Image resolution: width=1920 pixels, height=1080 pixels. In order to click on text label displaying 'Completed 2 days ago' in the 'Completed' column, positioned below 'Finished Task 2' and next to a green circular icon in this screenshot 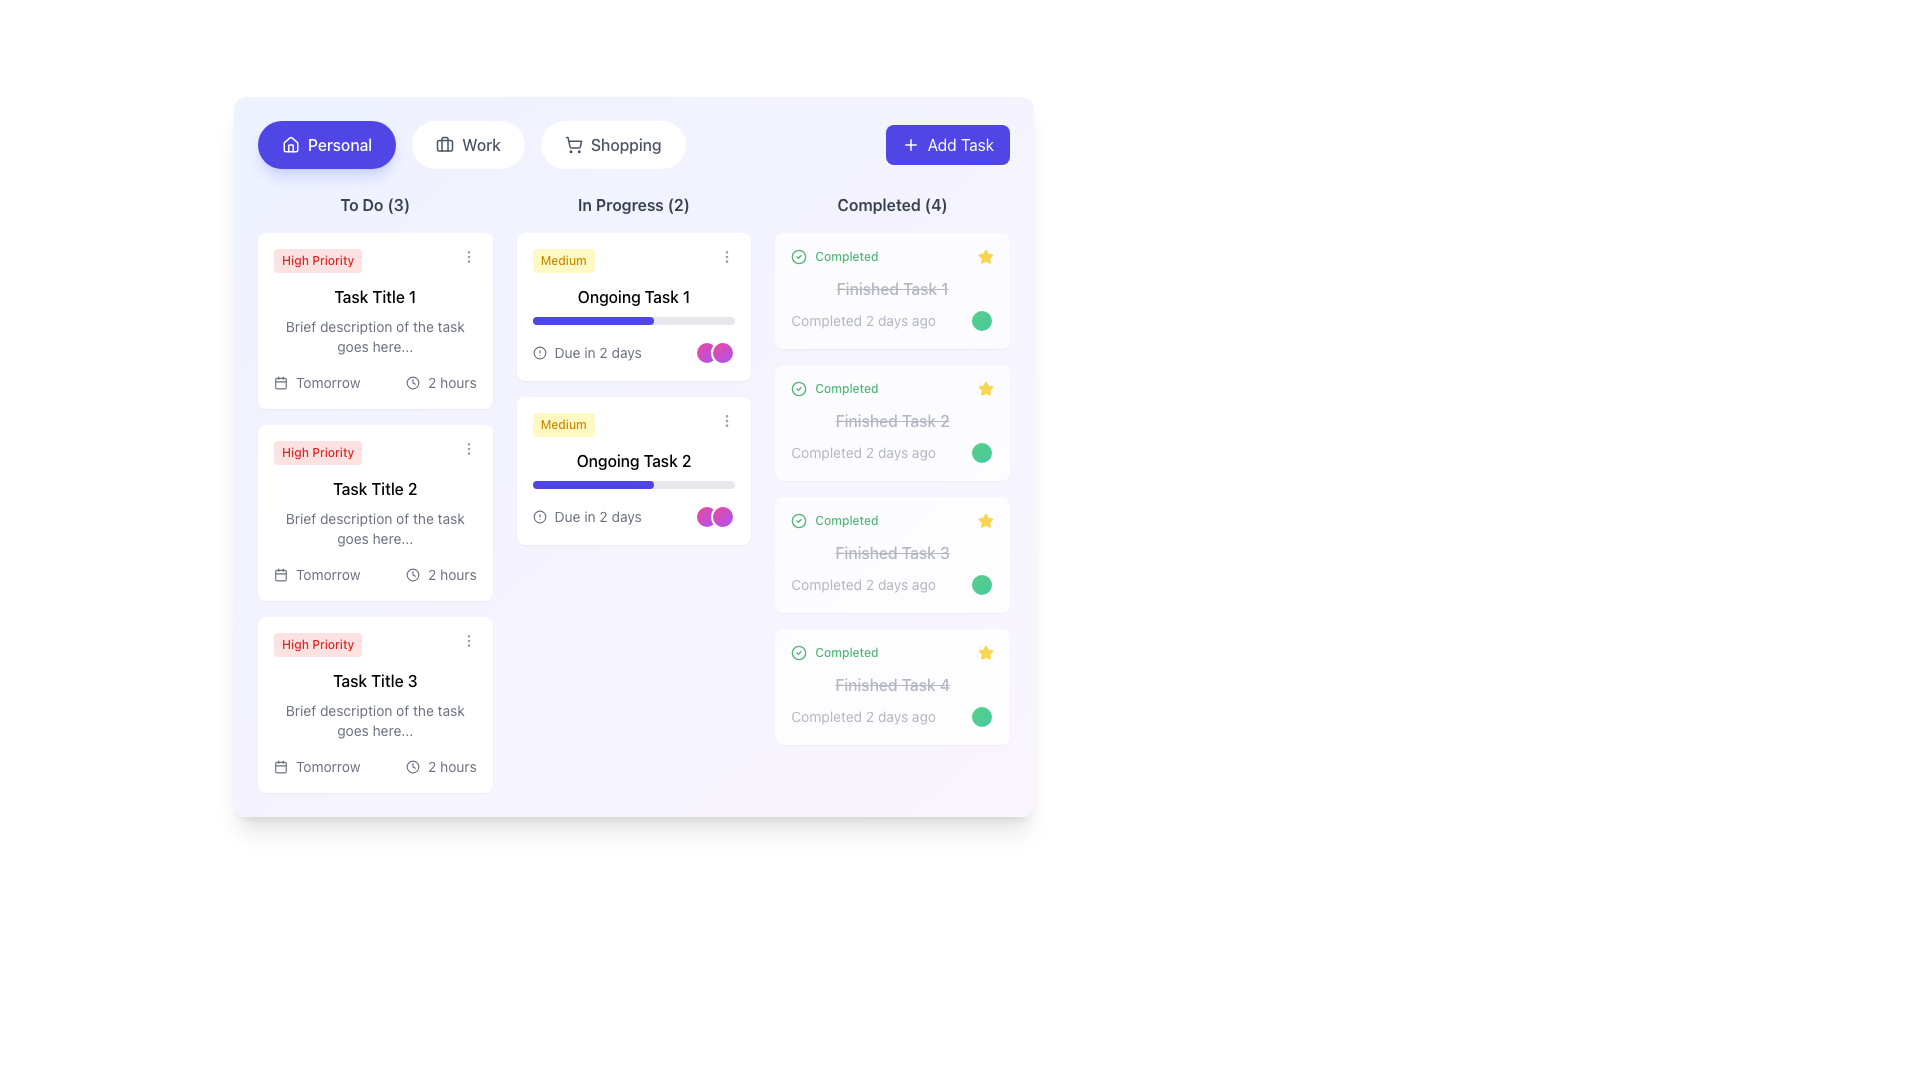, I will do `click(863, 452)`.